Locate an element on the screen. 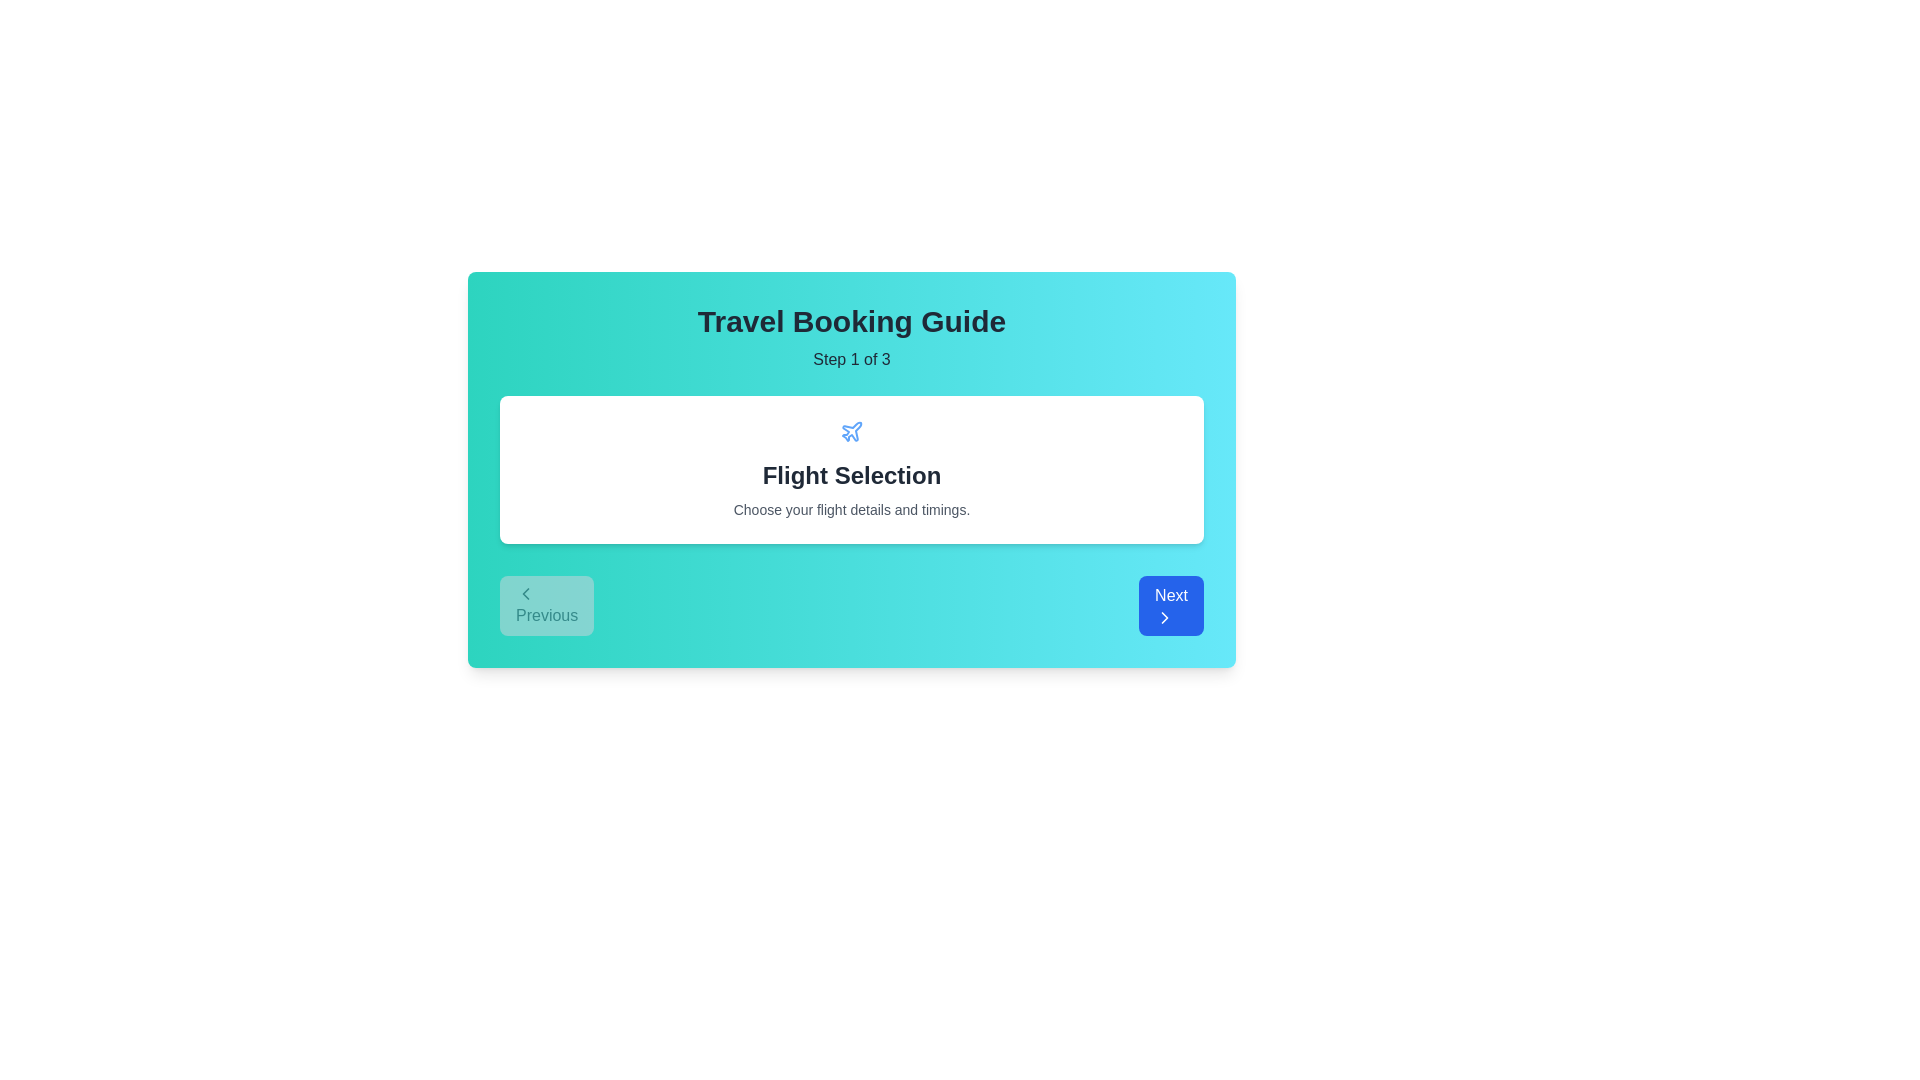 The height and width of the screenshot is (1080, 1920). the non-interactive step indicator text label that shows 'Step 1 of 3' located beneath the title 'Travel Booking Guide' is located at coordinates (851, 358).